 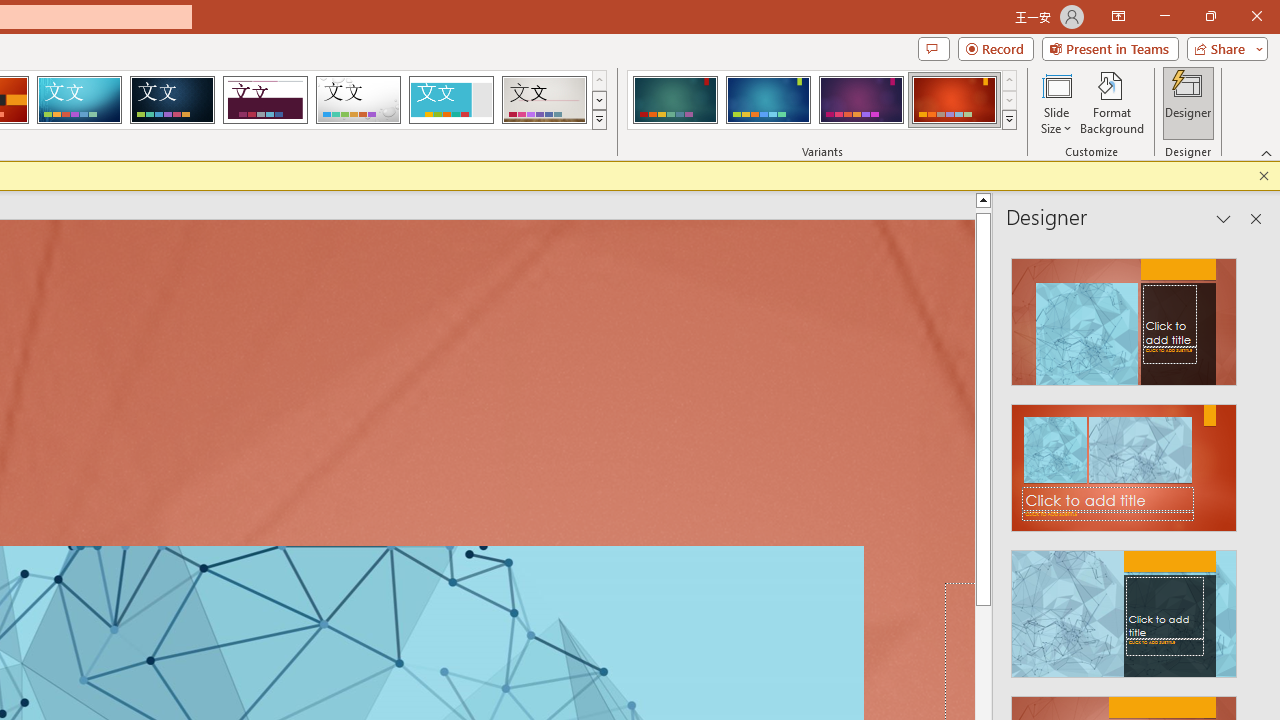 I want to click on 'Circuit', so click(x=79, y=100).